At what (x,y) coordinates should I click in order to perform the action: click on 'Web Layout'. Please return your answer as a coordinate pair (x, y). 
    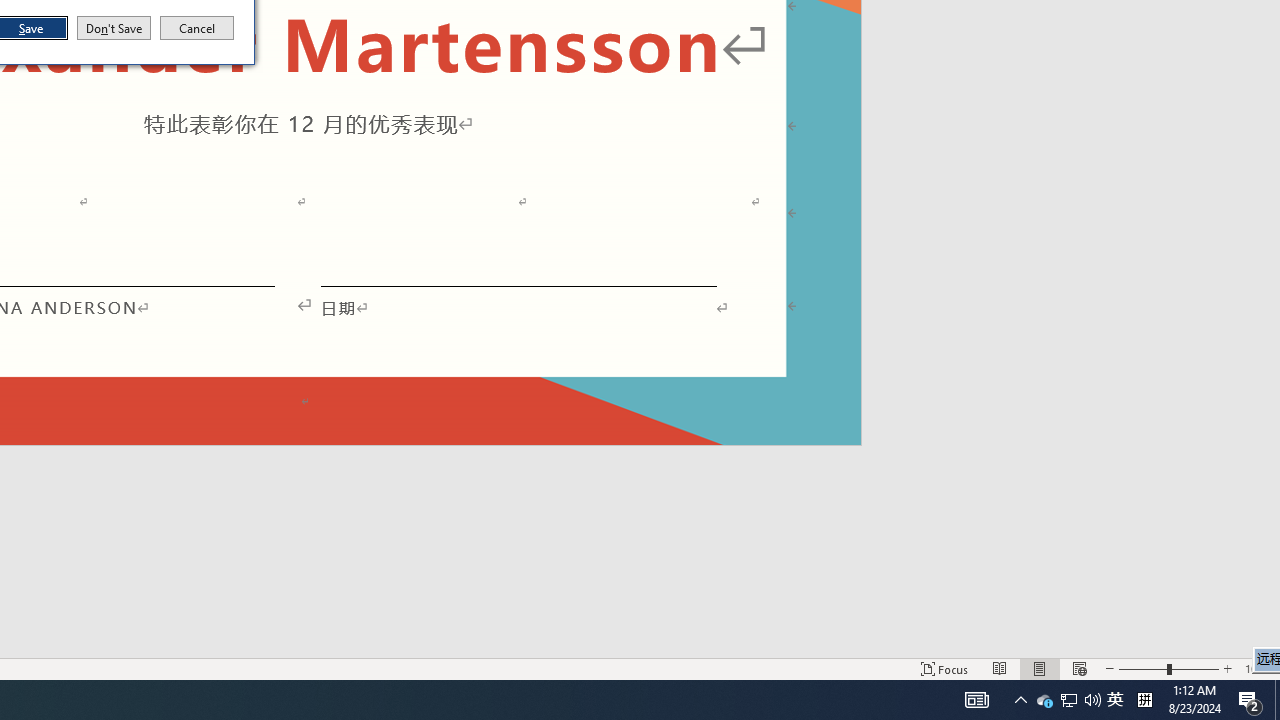
    Looking at the image, I should click on (1078, 669).